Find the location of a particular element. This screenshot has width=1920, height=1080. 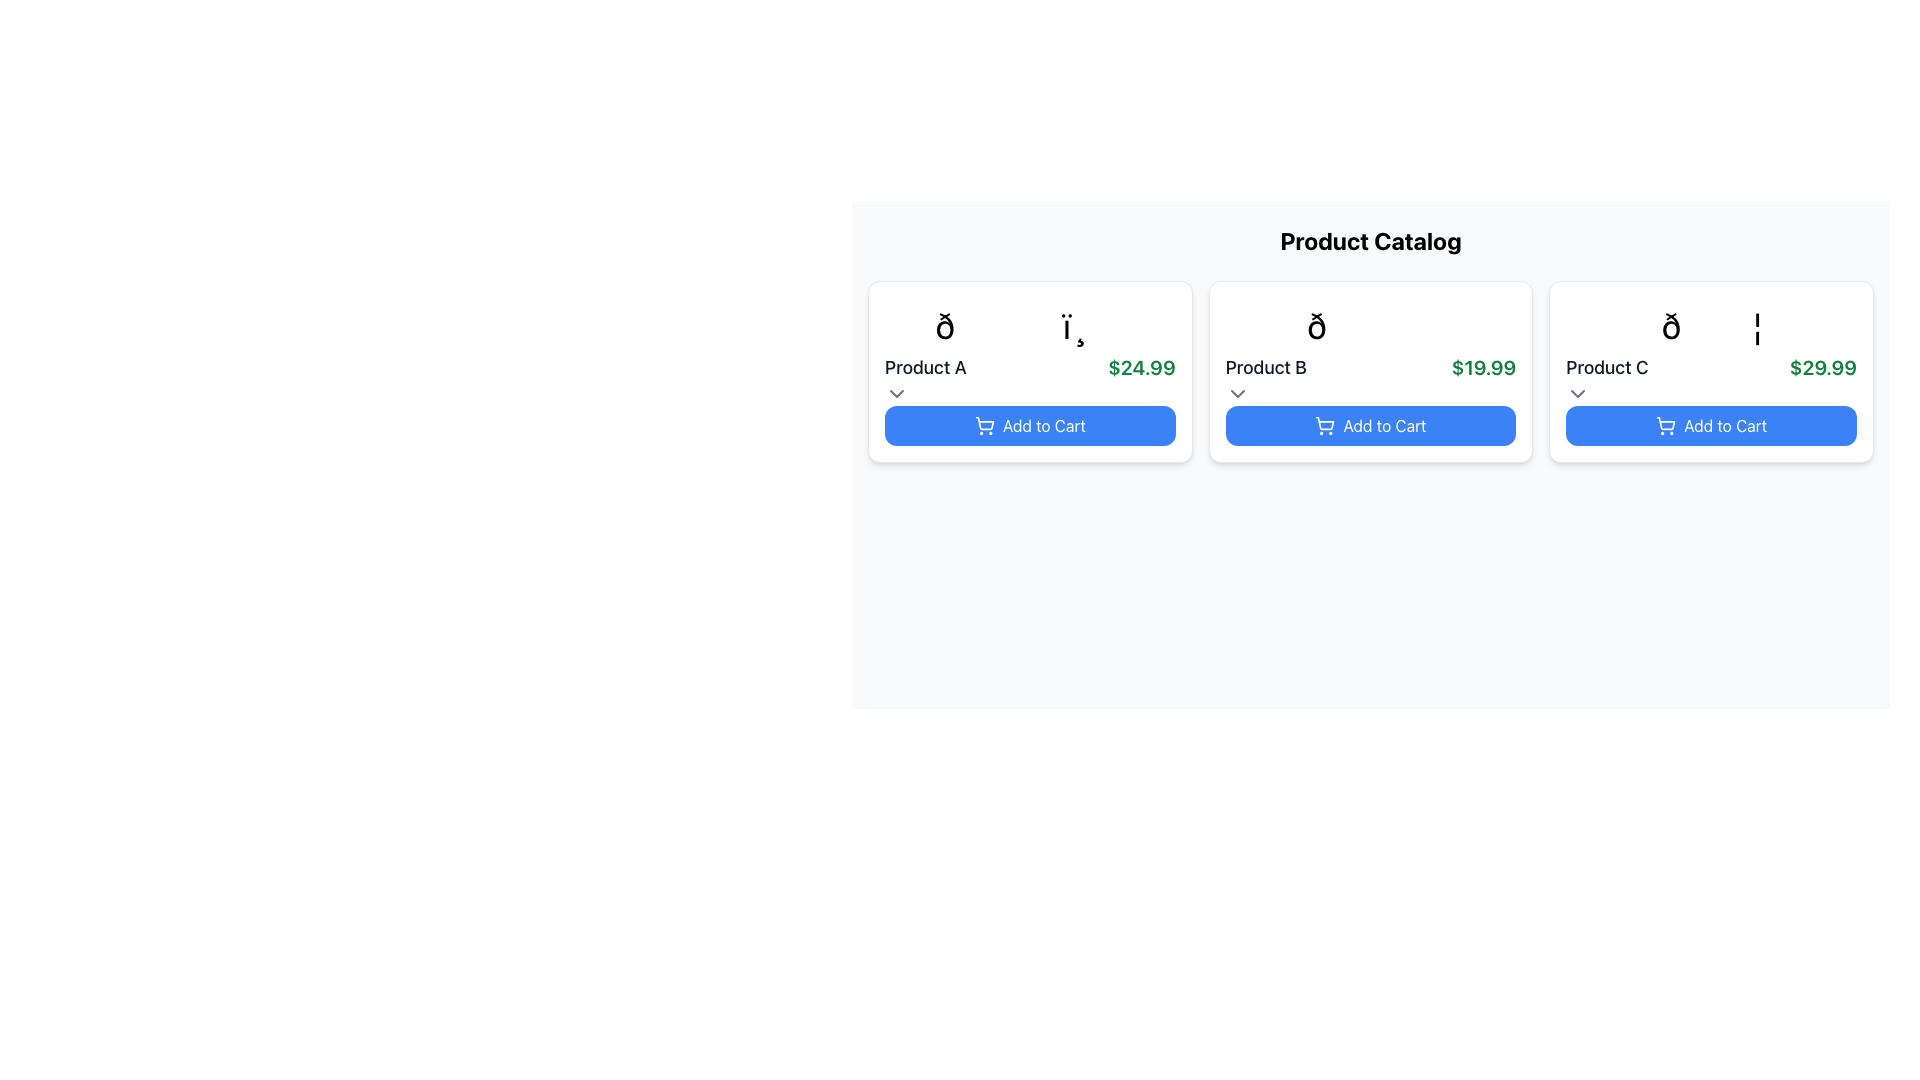

the blue 'Add to Cart' button with a shopping cart icon located at the bottom center of the card for 'Product A' is located at coordinates (1030, 424).